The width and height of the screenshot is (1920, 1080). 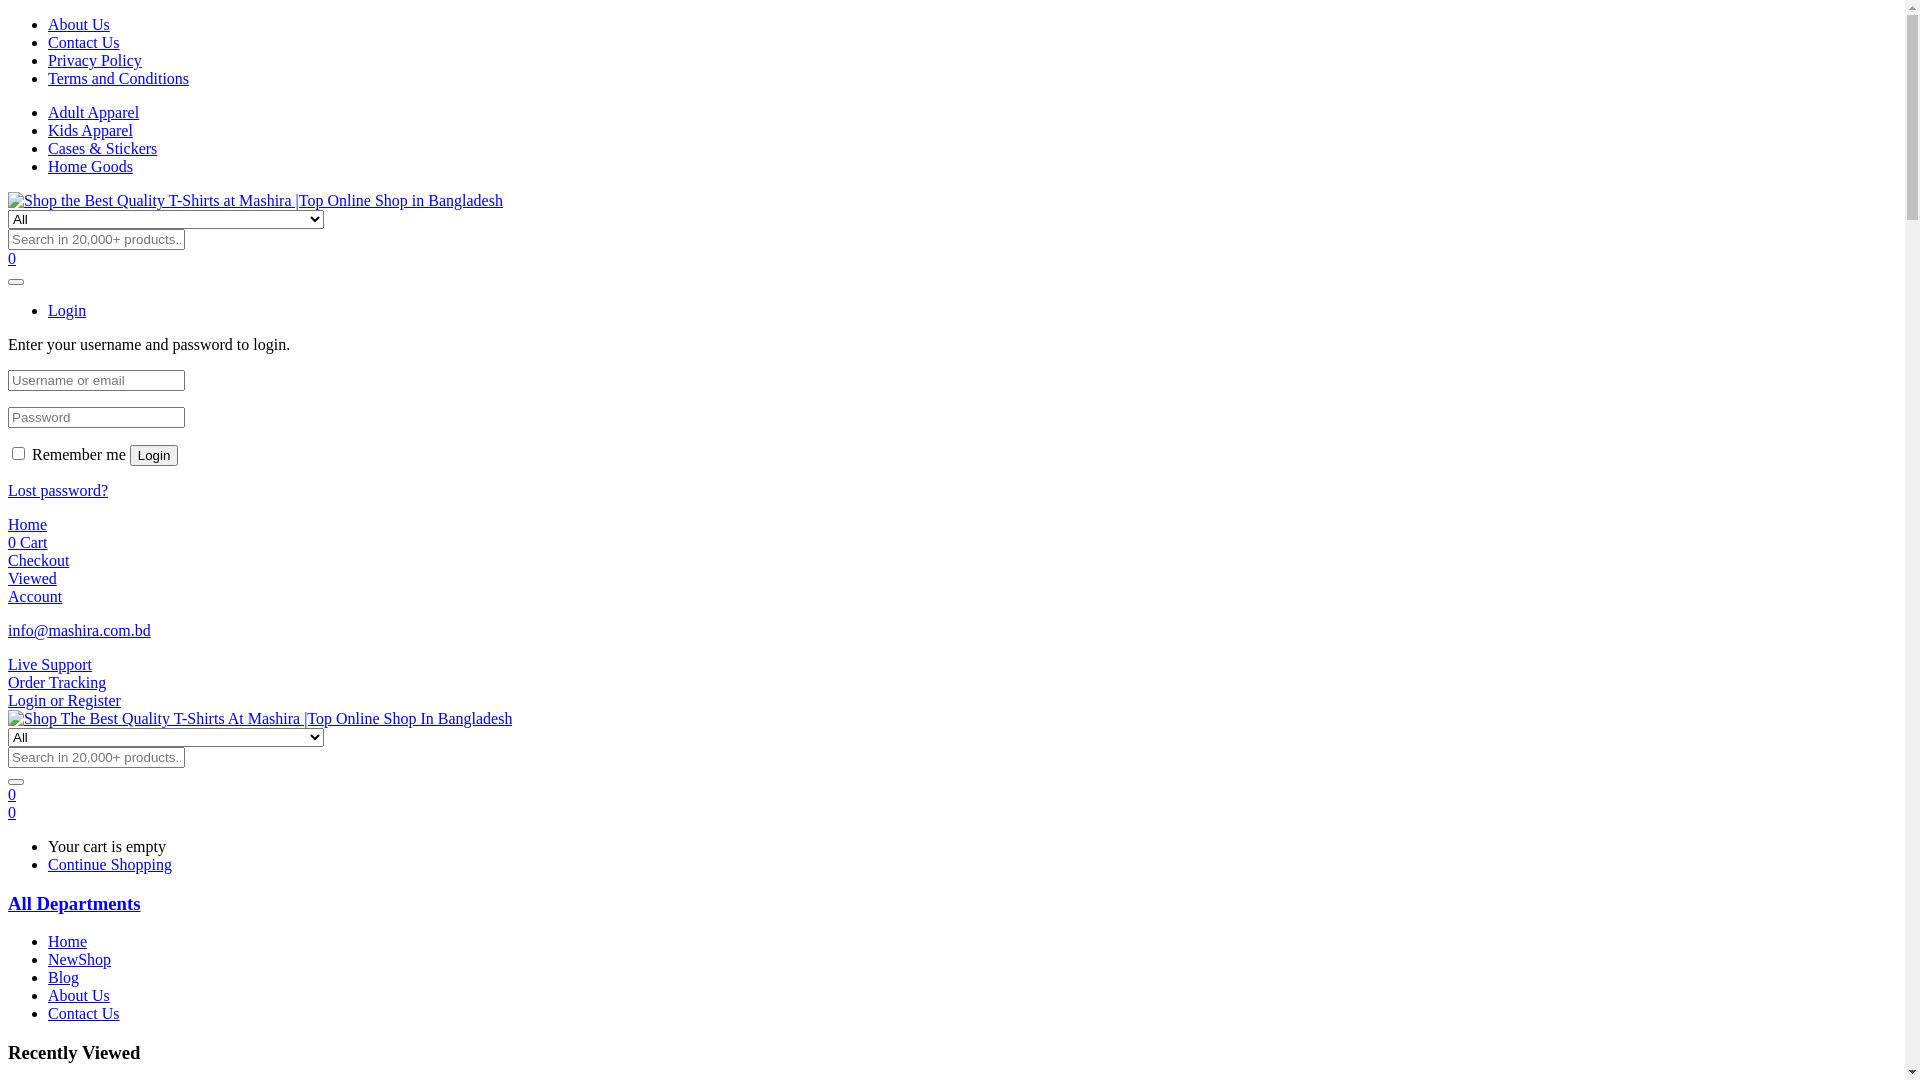 What do you see at coordinates (38, 560) in the screenshot?
I see `'Checkout'` at bounding box center [38, 560].